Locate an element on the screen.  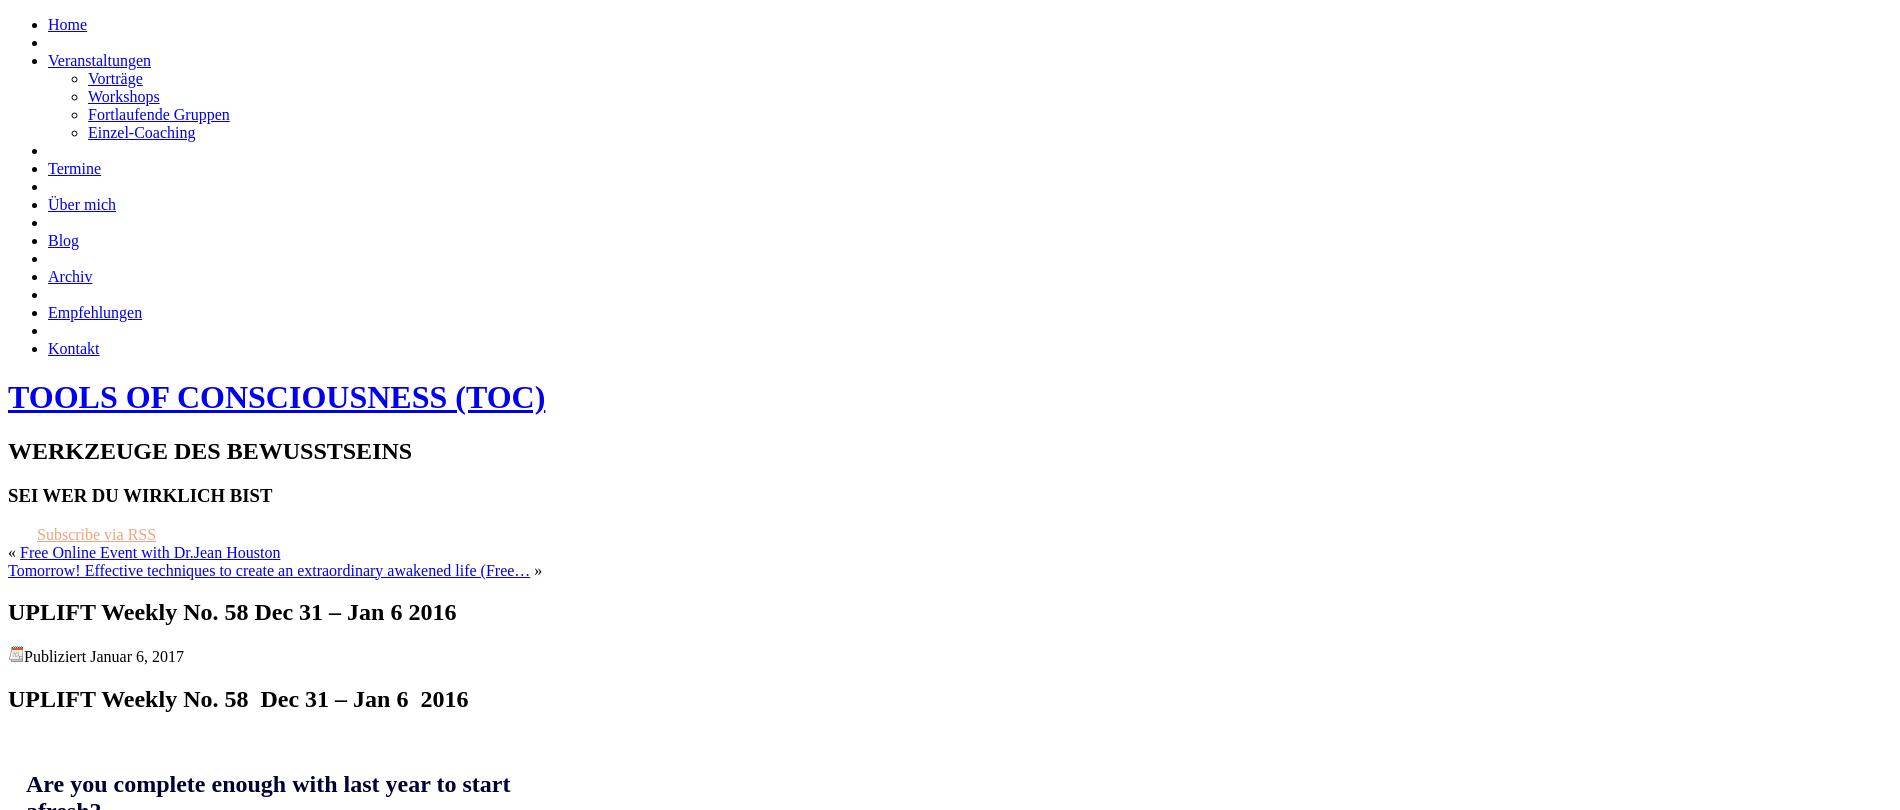
'Januar 6, 2017' is located at coordinates (90, 655).